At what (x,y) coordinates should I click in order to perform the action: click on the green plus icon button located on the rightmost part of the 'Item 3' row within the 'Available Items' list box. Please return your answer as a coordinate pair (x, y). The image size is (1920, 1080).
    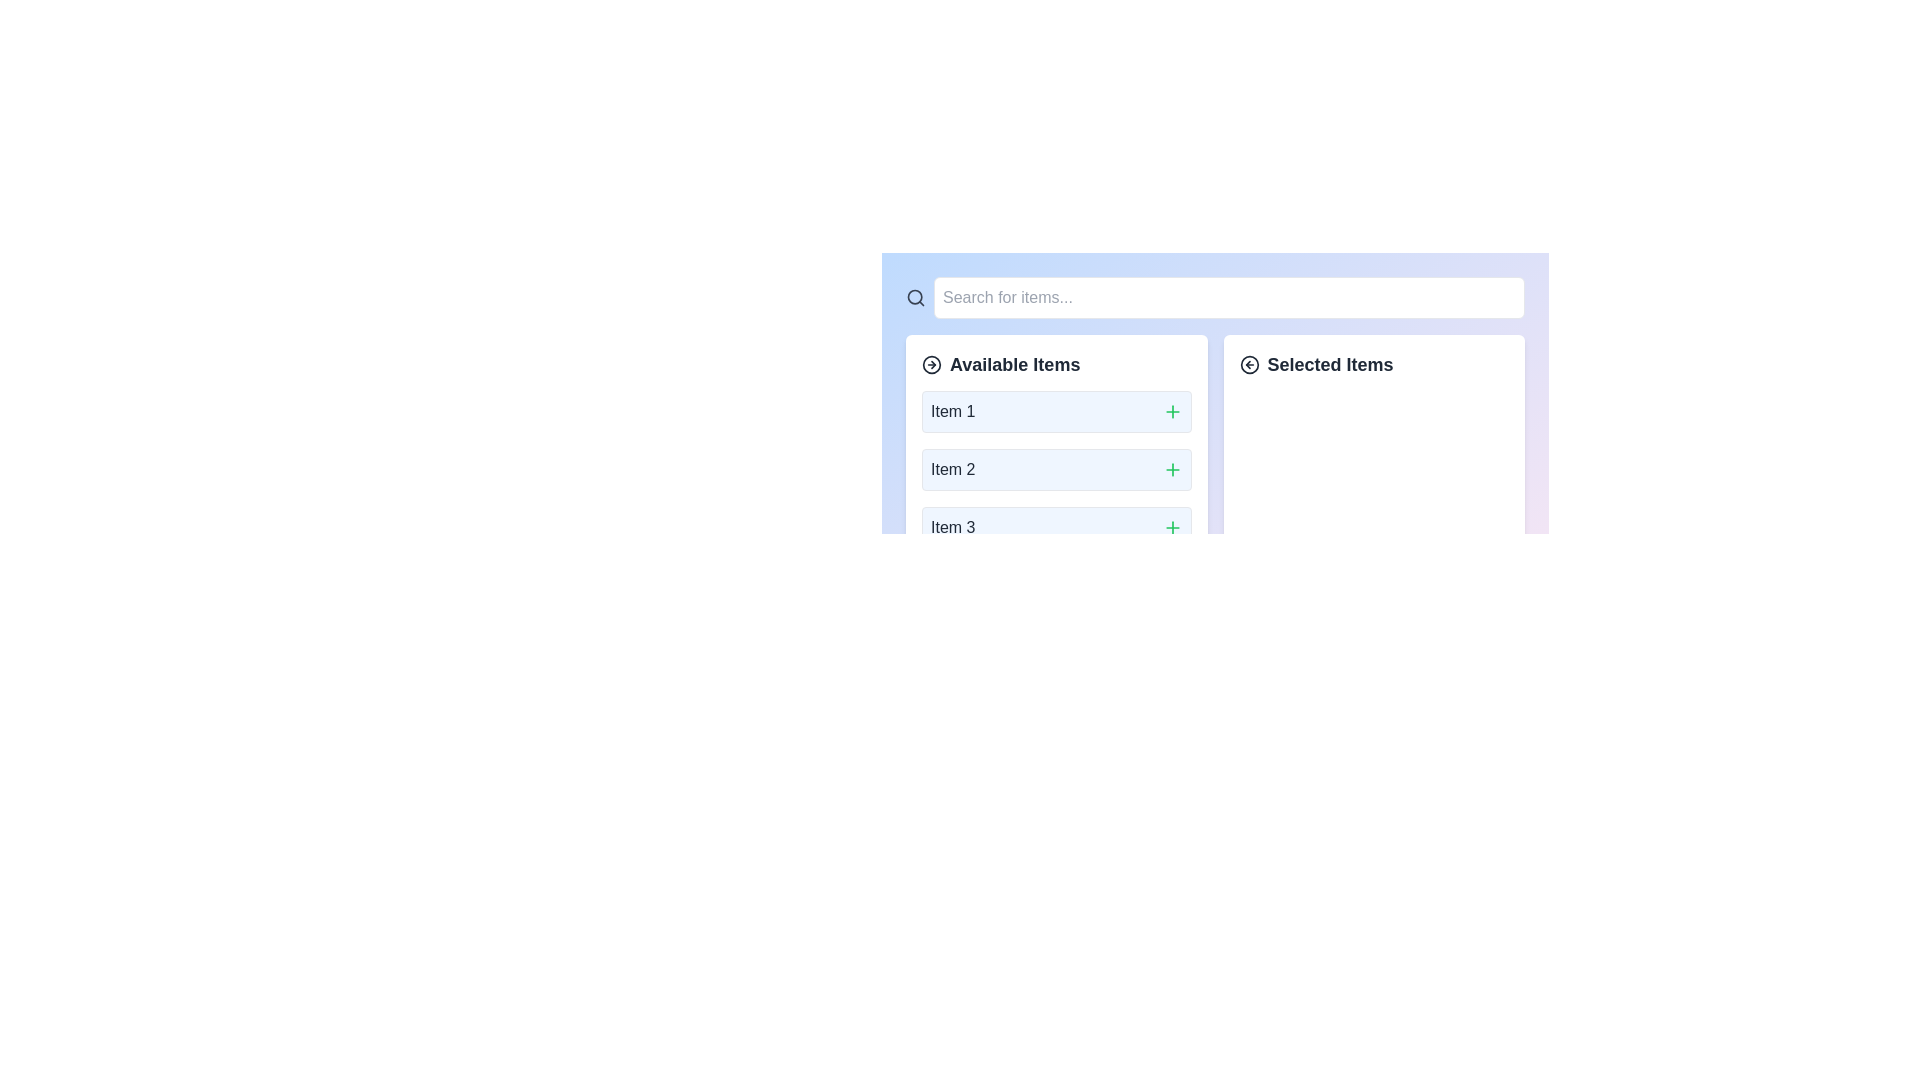
    Looking at the image, I should click on (1172, 527).